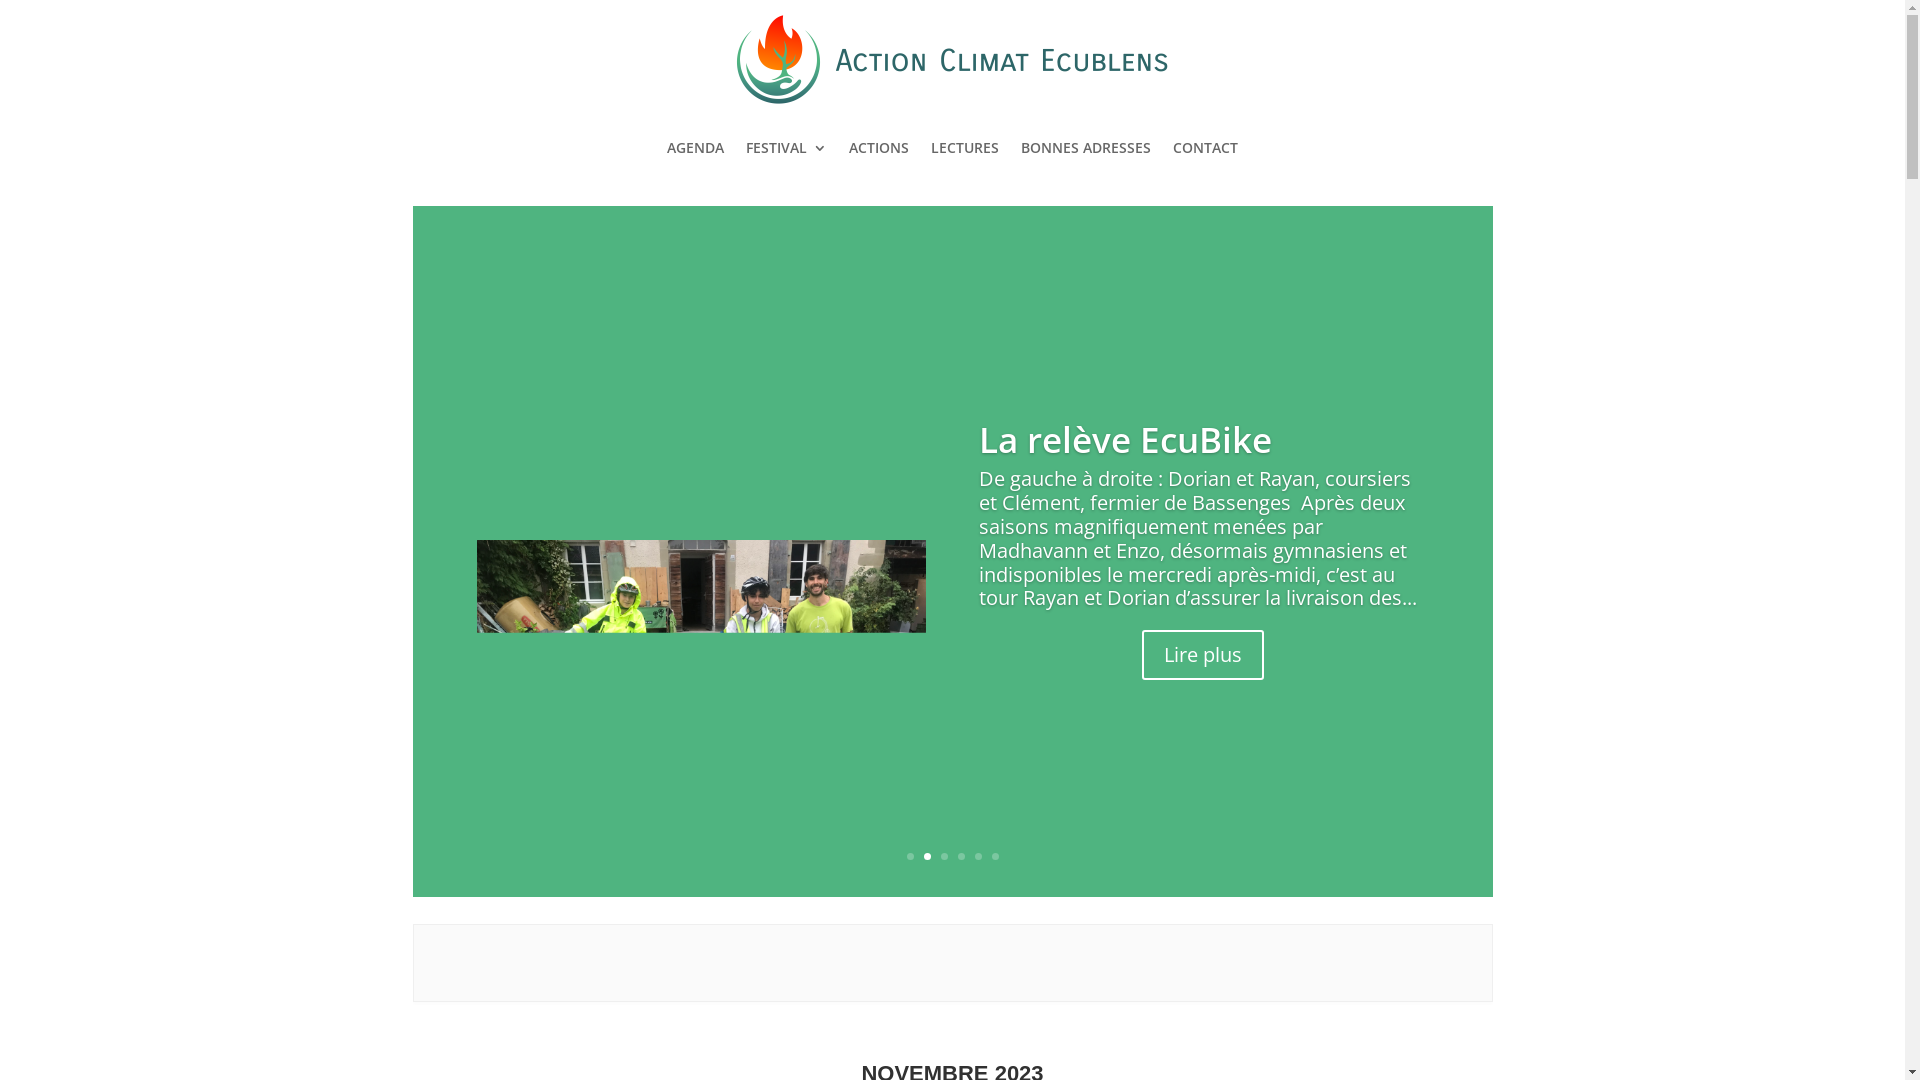  Describe the element at coordinates (1021, 146) in the screenshot. I see `'BONNES ADRESSES'` at that location.